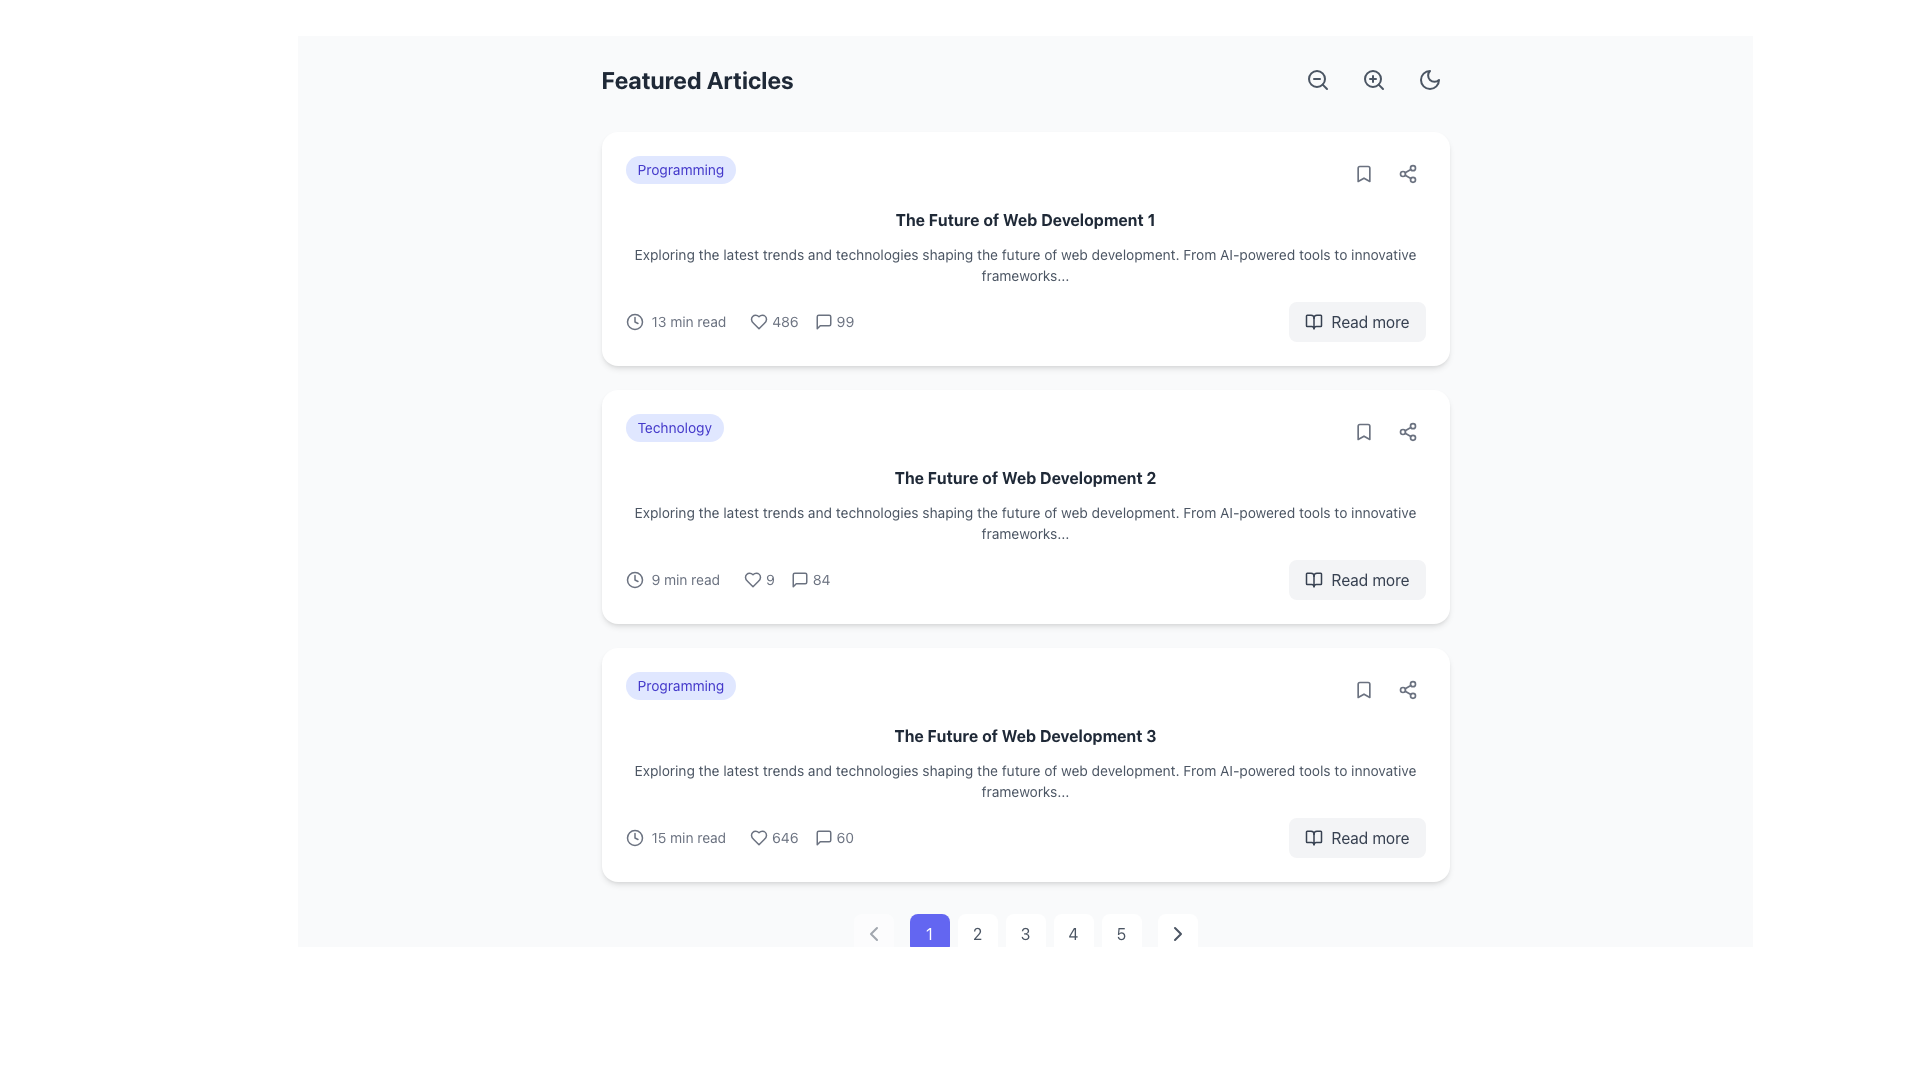 This screenshot has height=1080, width=1920. What do you see at coordinates (786, 579) in the screenshot?
I see `the heart icon with the adjacent text '9' to associate it with the content summary` at bounding box center [786, 579].